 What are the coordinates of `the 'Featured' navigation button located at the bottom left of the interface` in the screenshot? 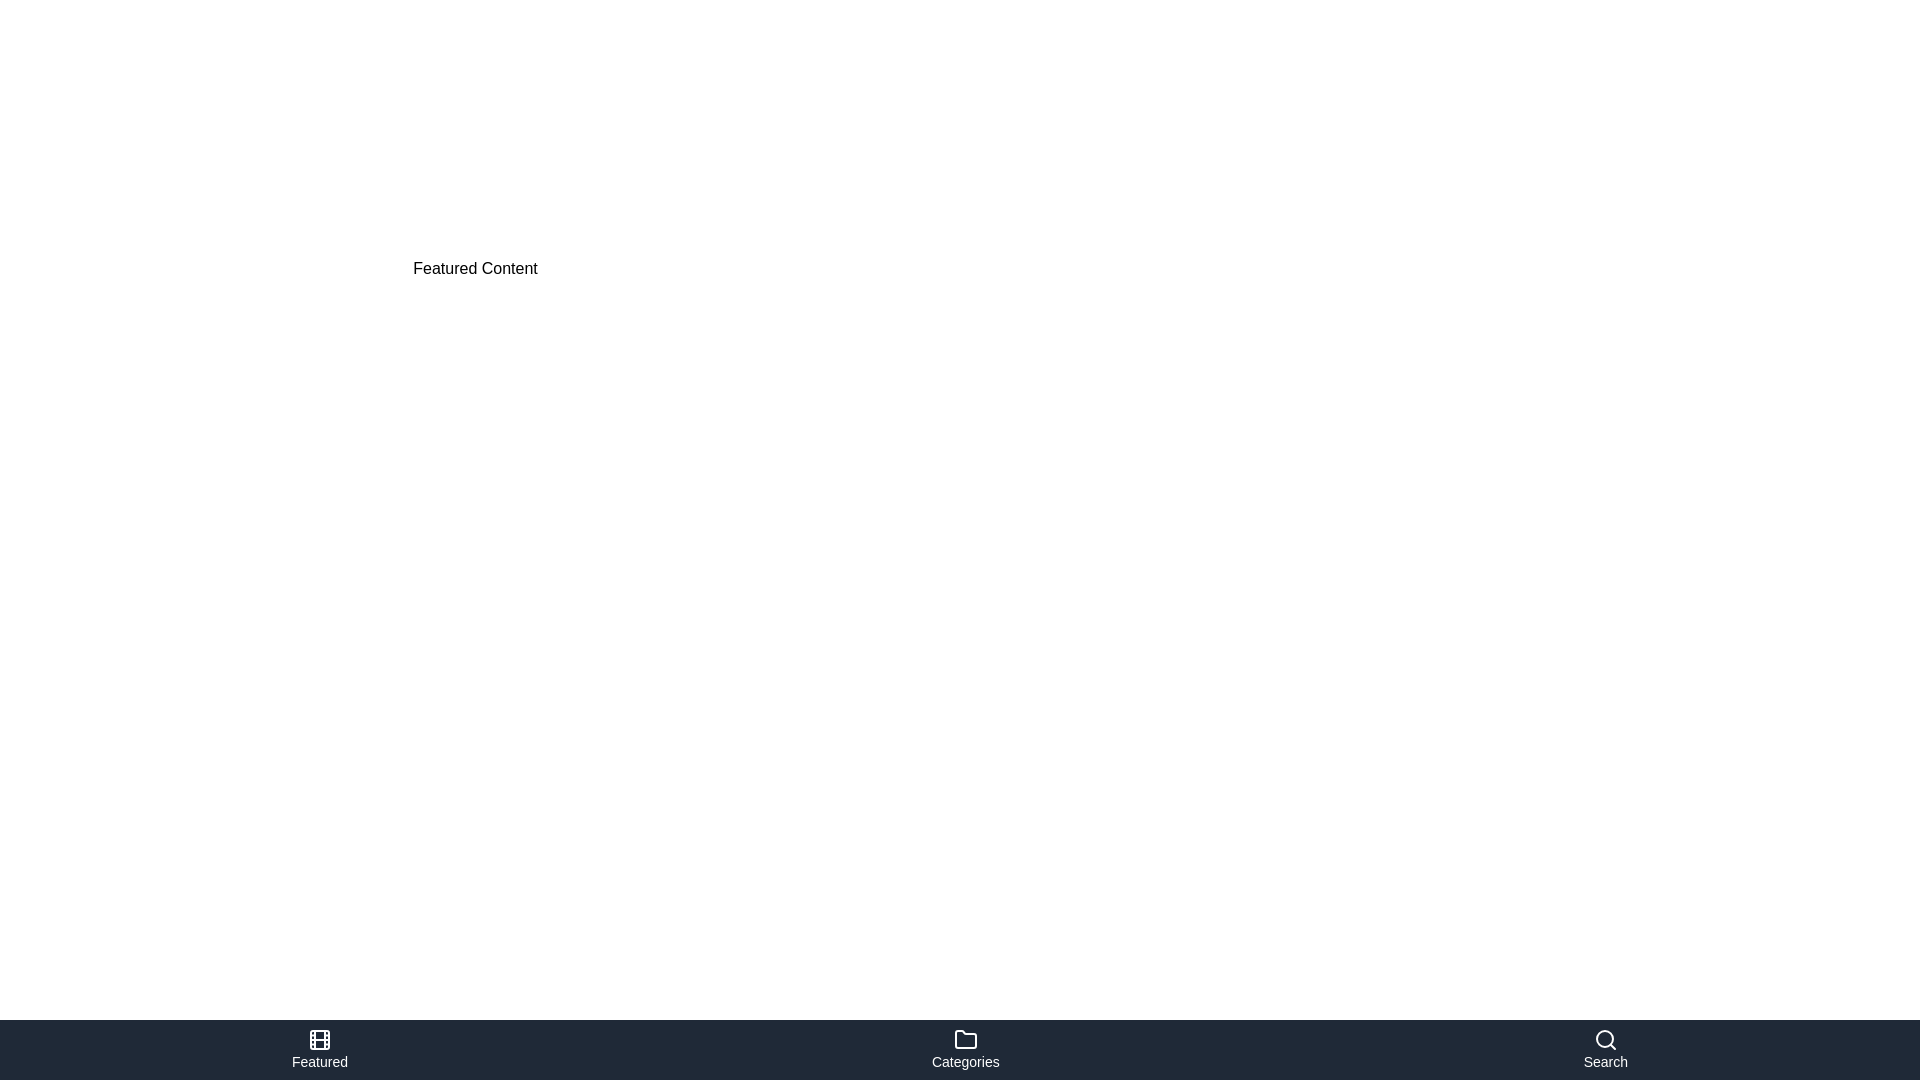 It's located at (320, 1048).